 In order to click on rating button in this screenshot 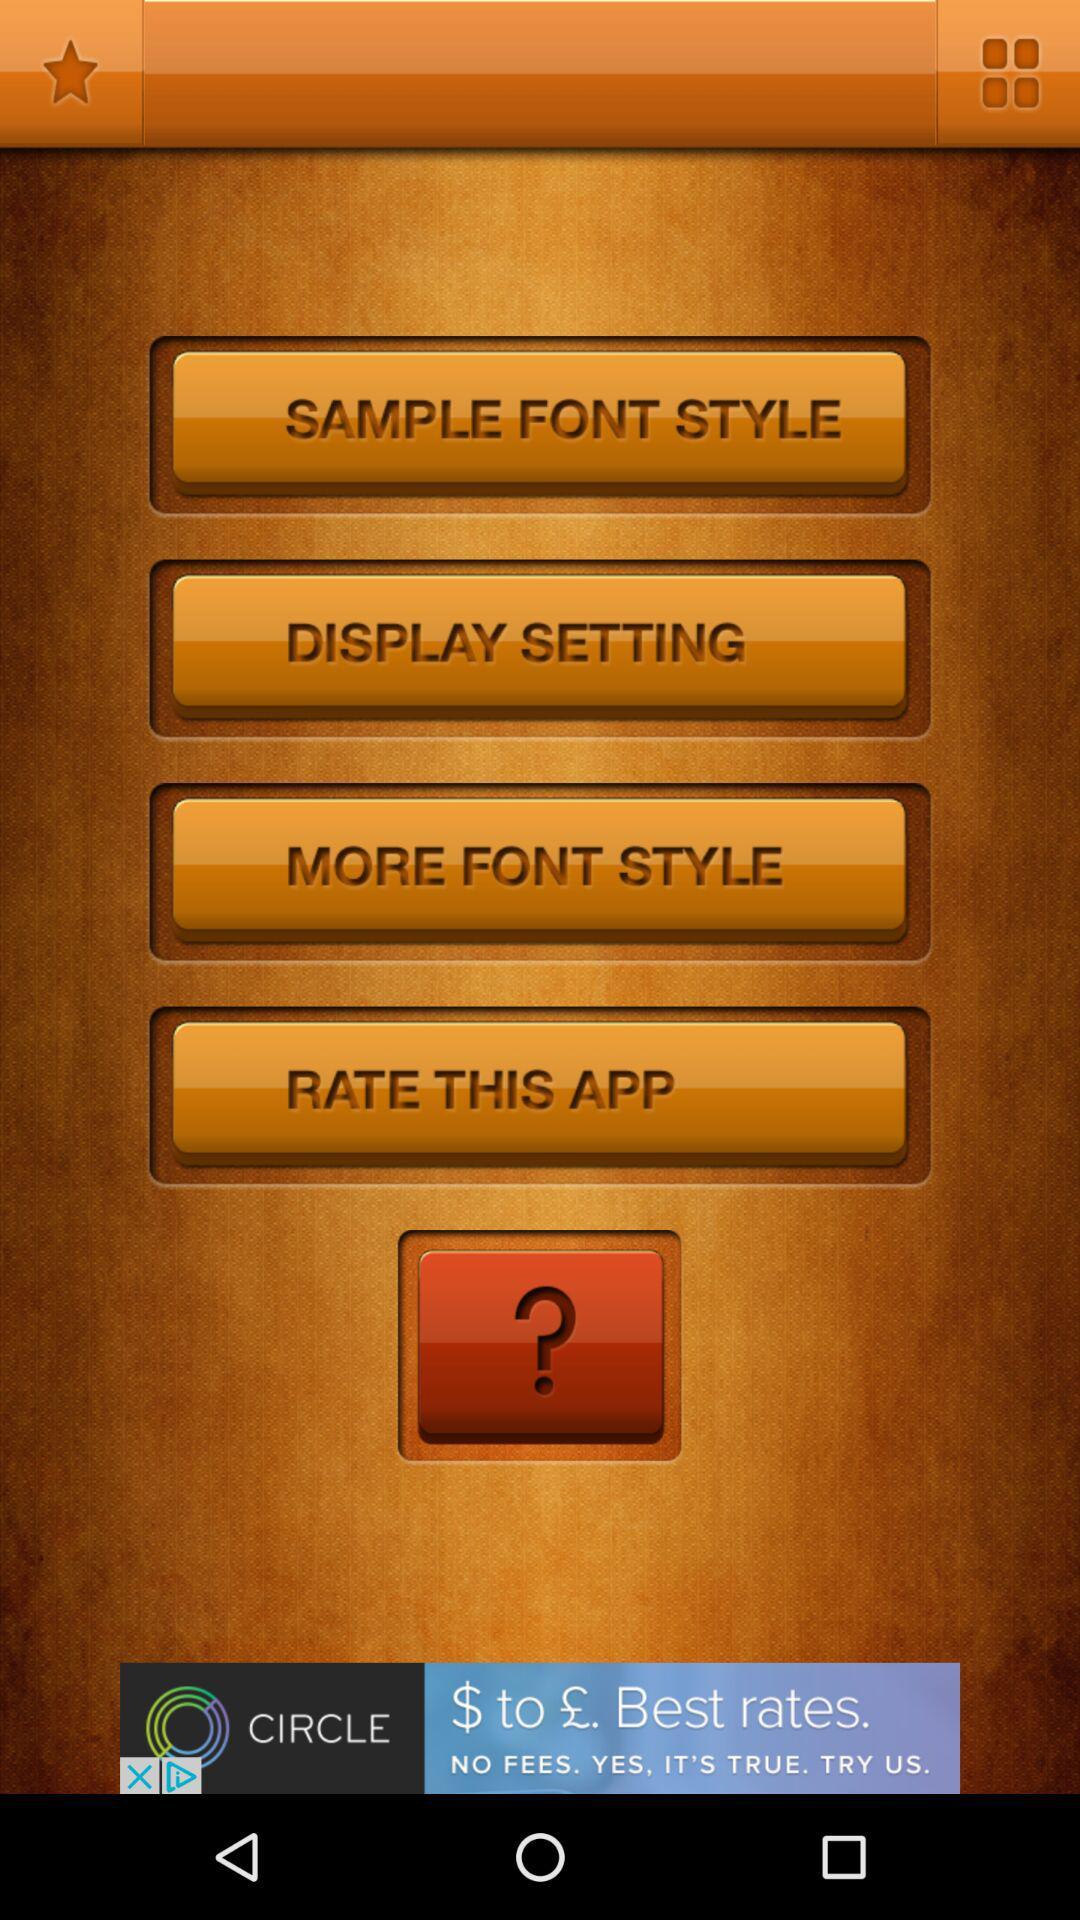, I will do `click(540, 1097)`.